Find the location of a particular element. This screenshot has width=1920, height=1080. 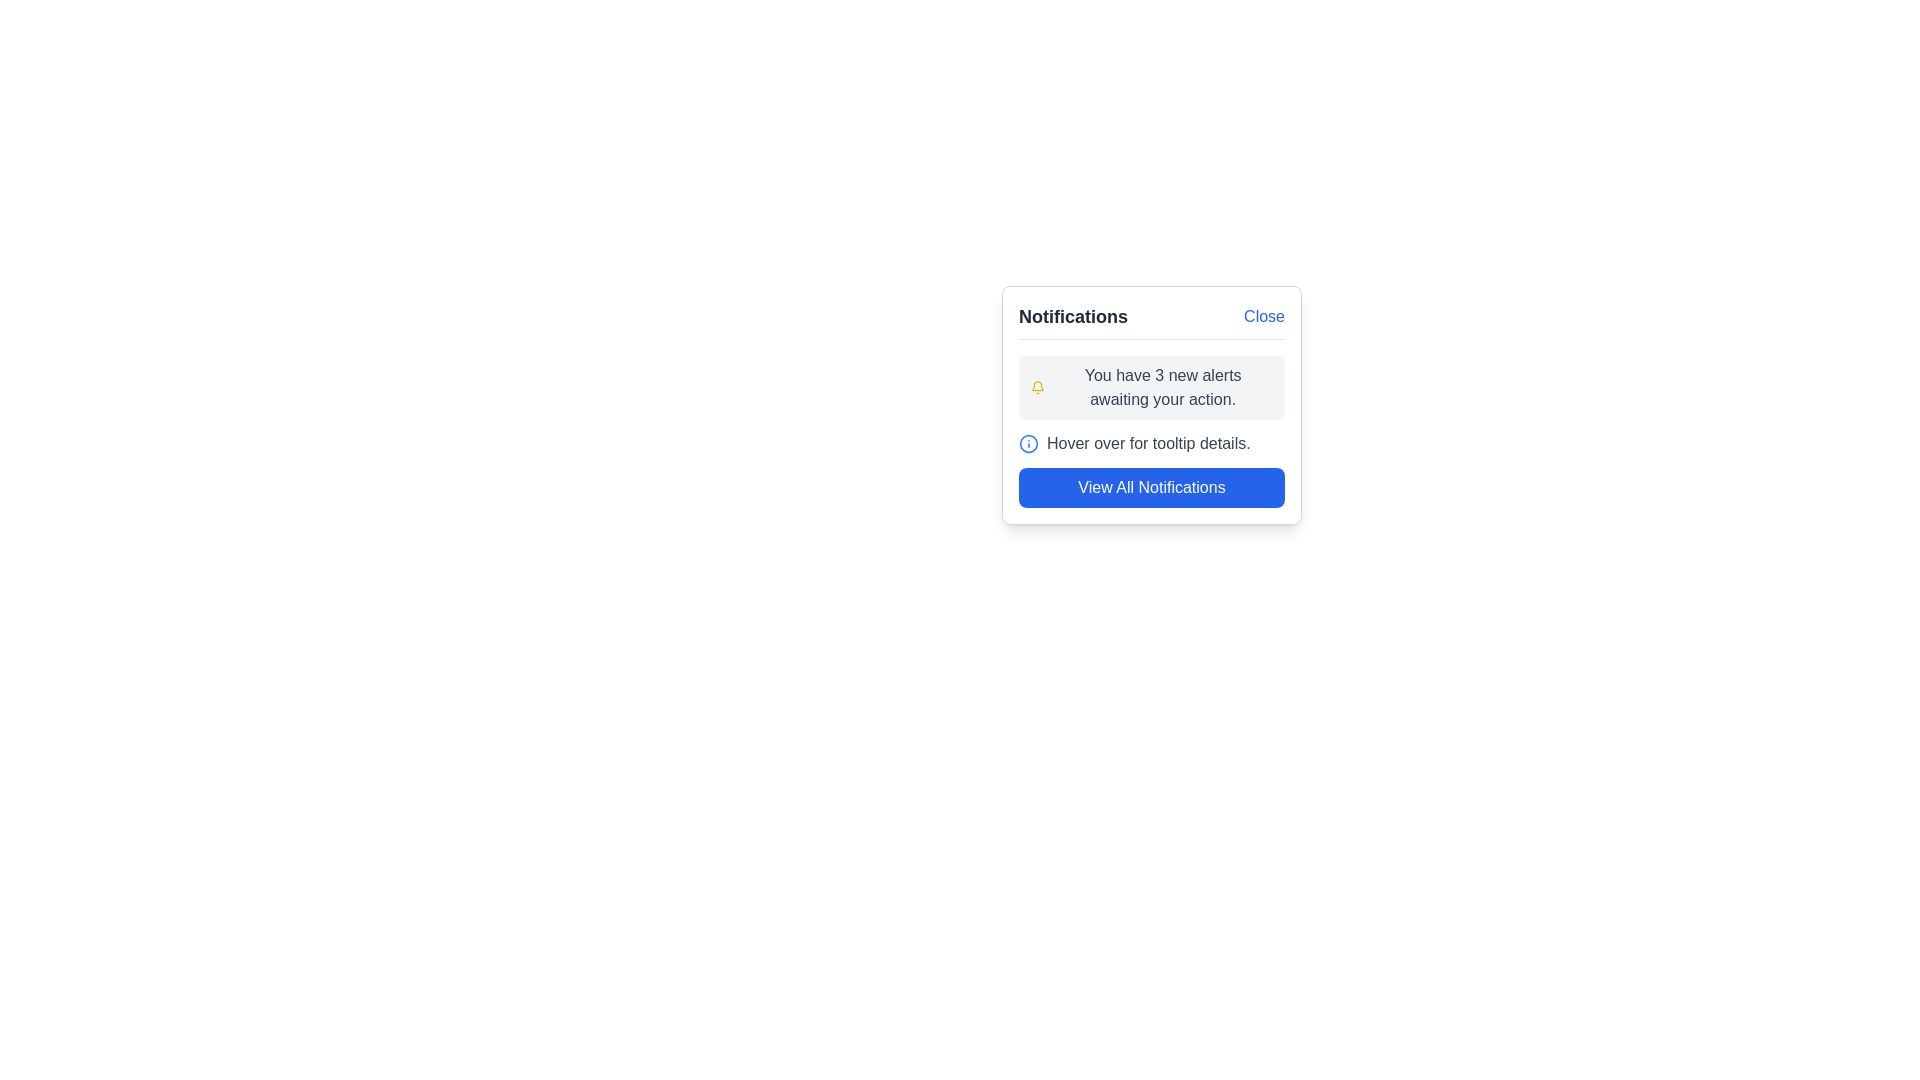

the button at the bottom of the notifications panel is located at coordinates (1152, 488).